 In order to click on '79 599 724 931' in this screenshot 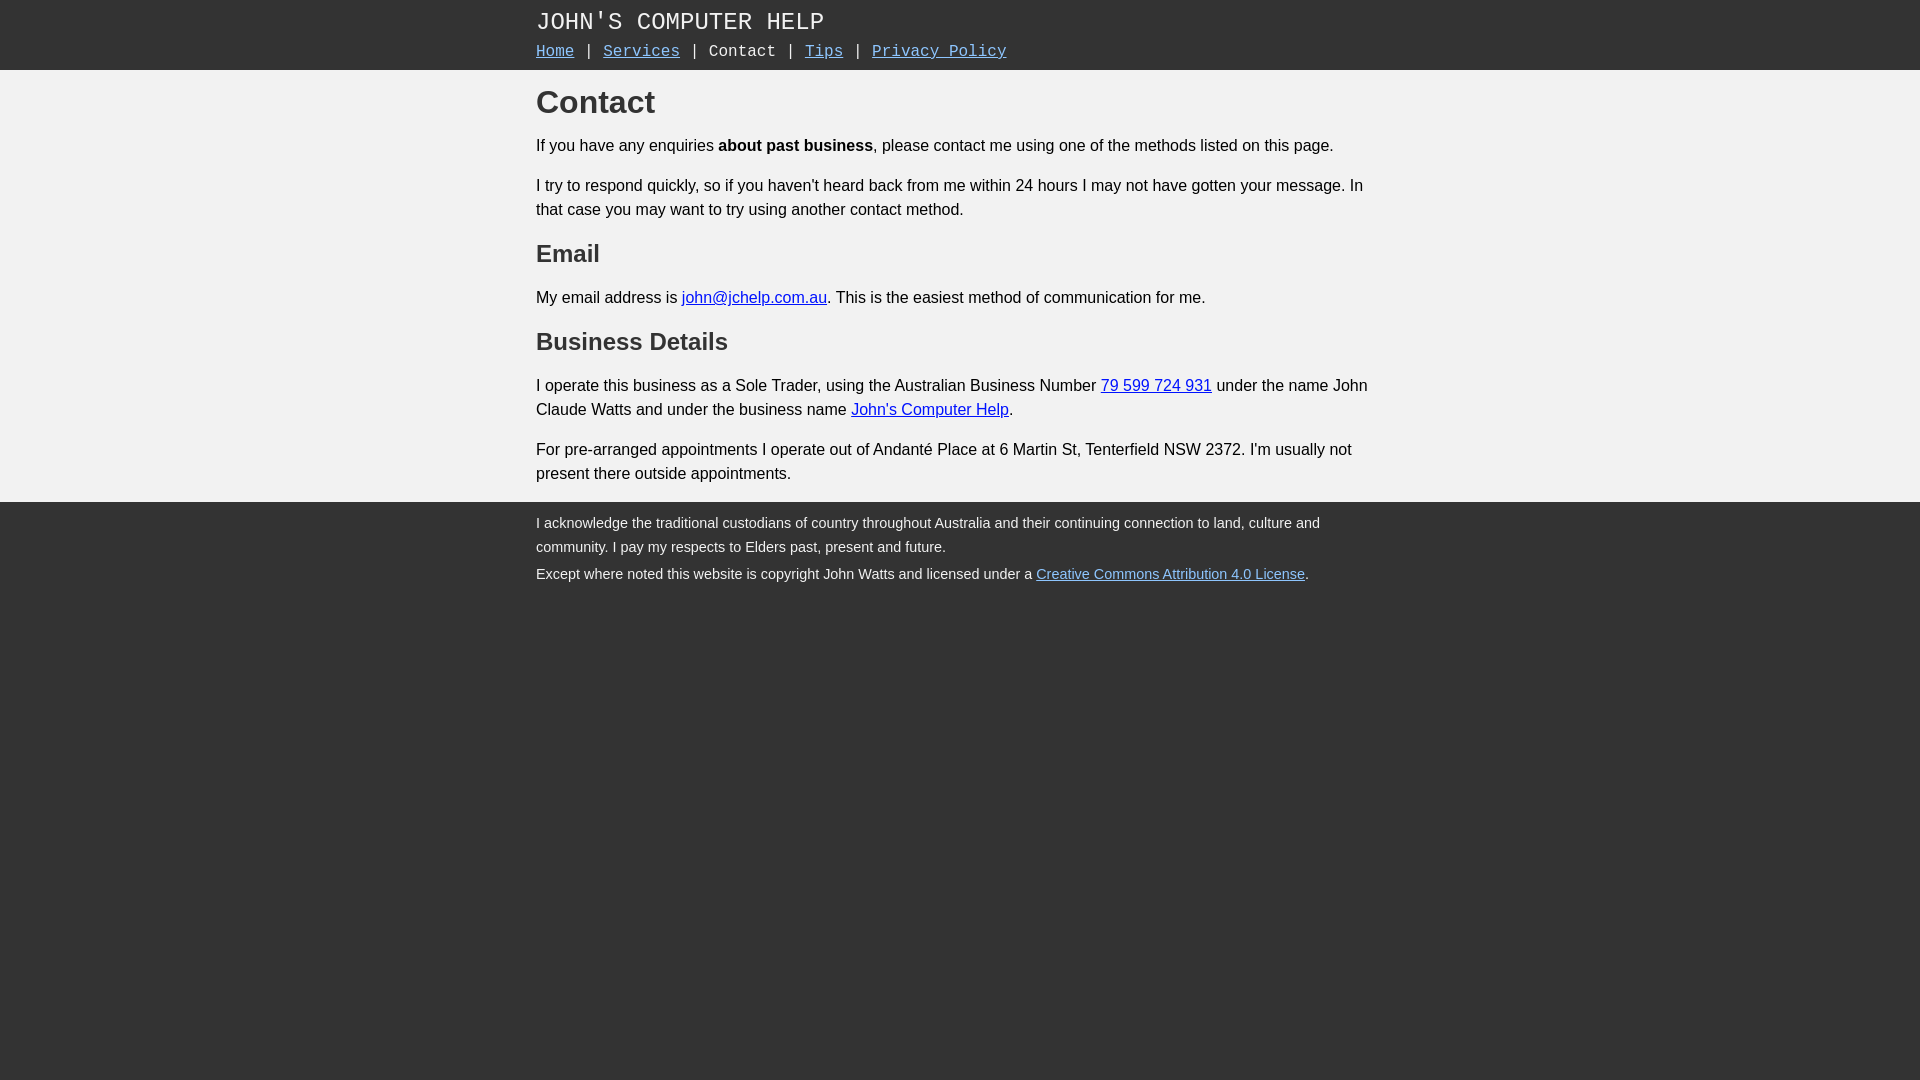, I will do `click(1156, 385)`.